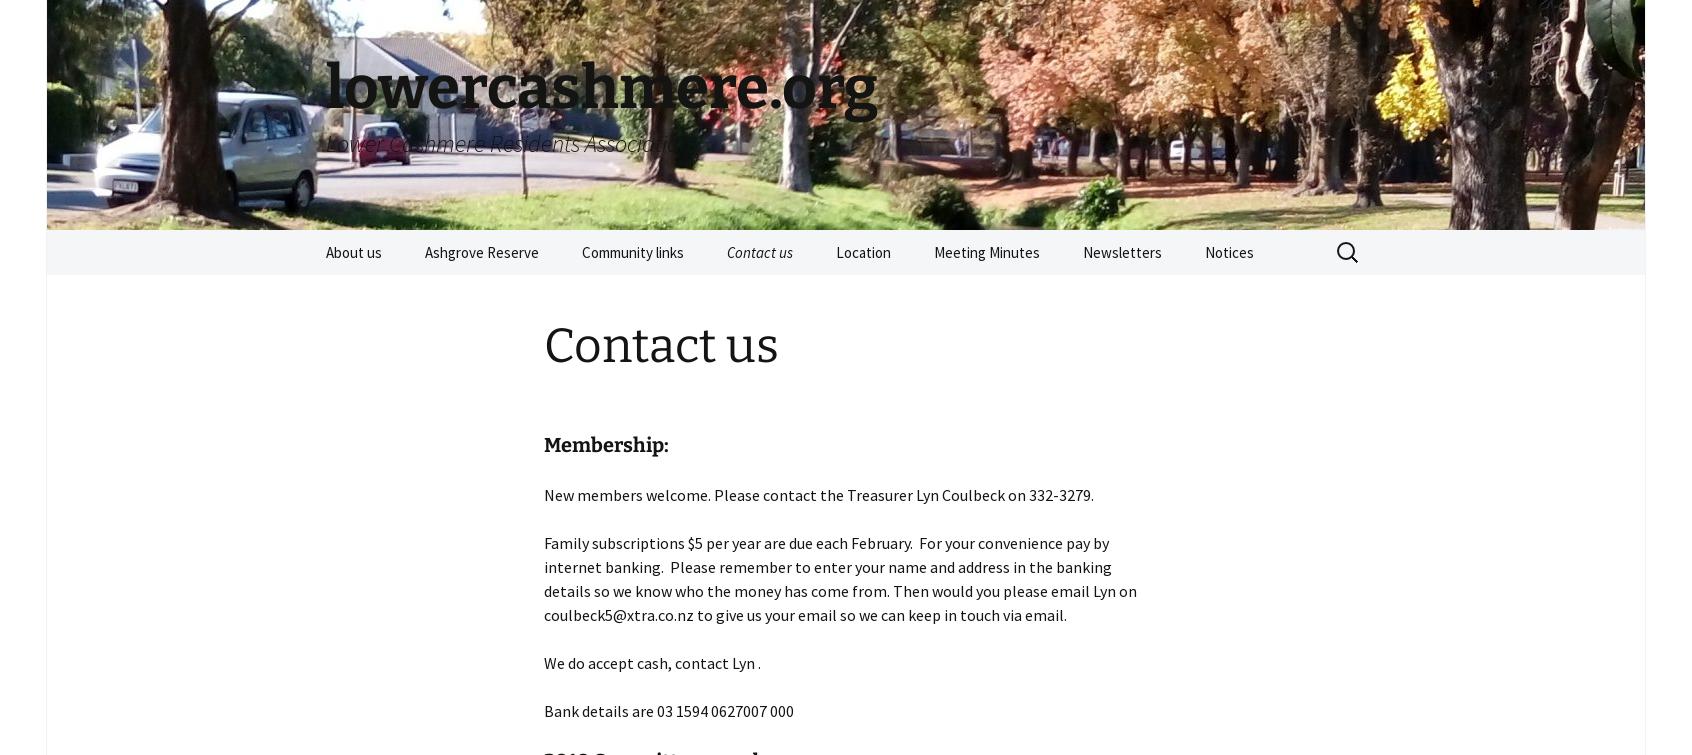 This screenshot has width=1692, height=755. I want to click on 'Community links', so click(631, 252).